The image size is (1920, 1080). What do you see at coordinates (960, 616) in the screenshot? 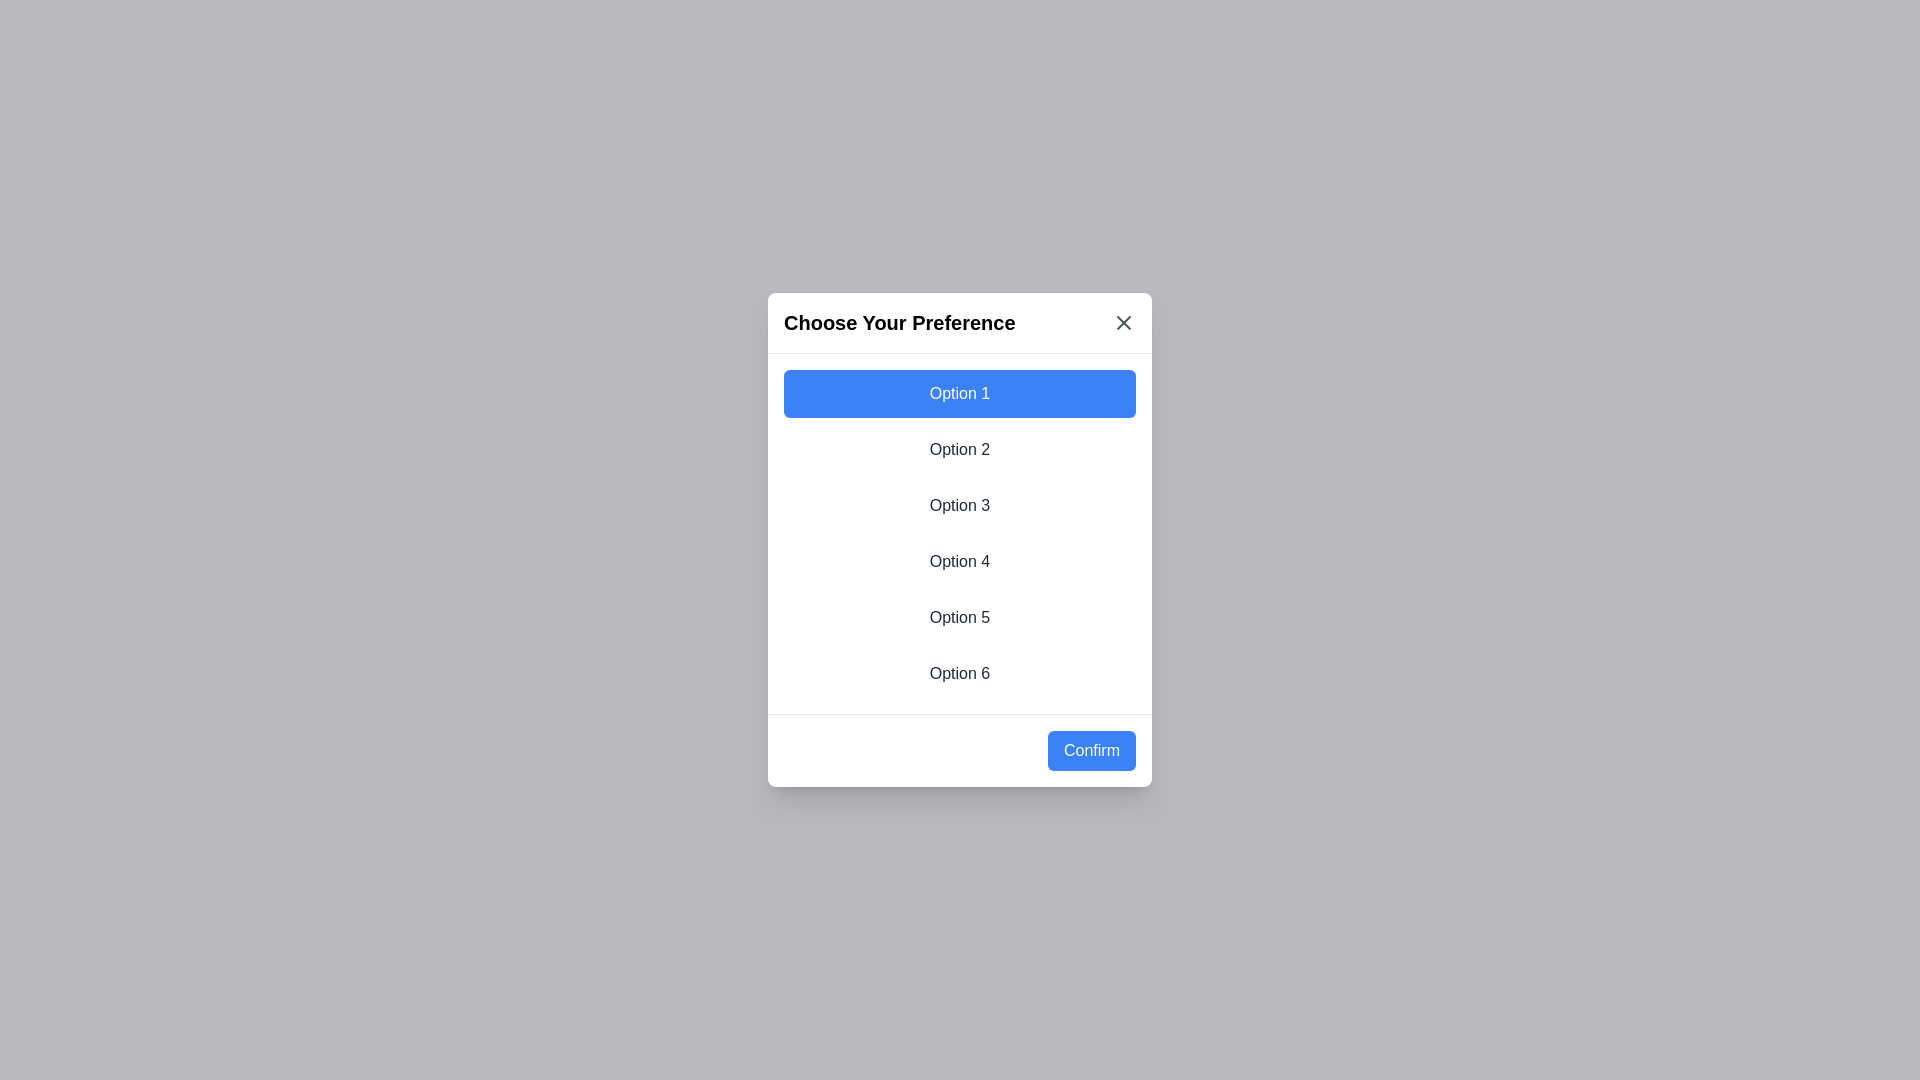
I see `the option 5 from the list` at bounding box center [960, 616].